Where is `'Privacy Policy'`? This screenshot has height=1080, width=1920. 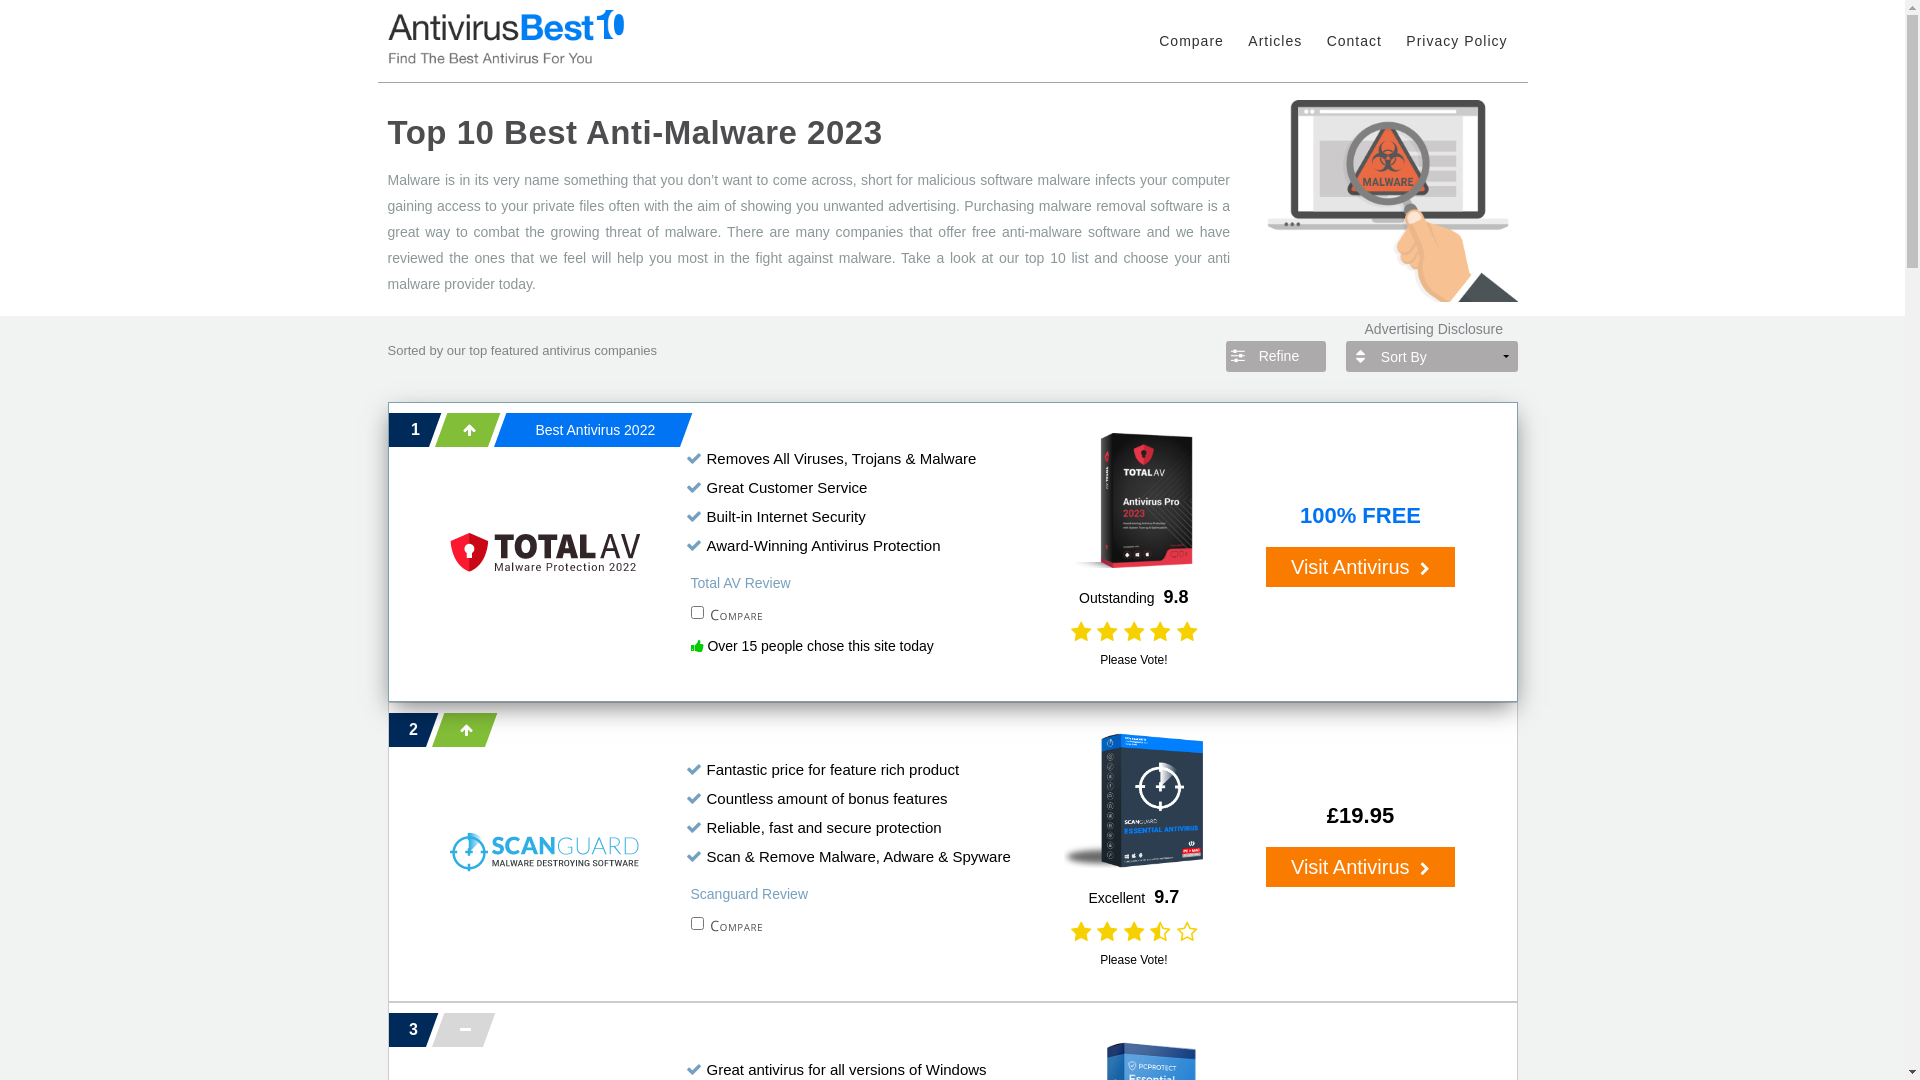 'Privacy Policy' is located at coordinates (1456, 49).